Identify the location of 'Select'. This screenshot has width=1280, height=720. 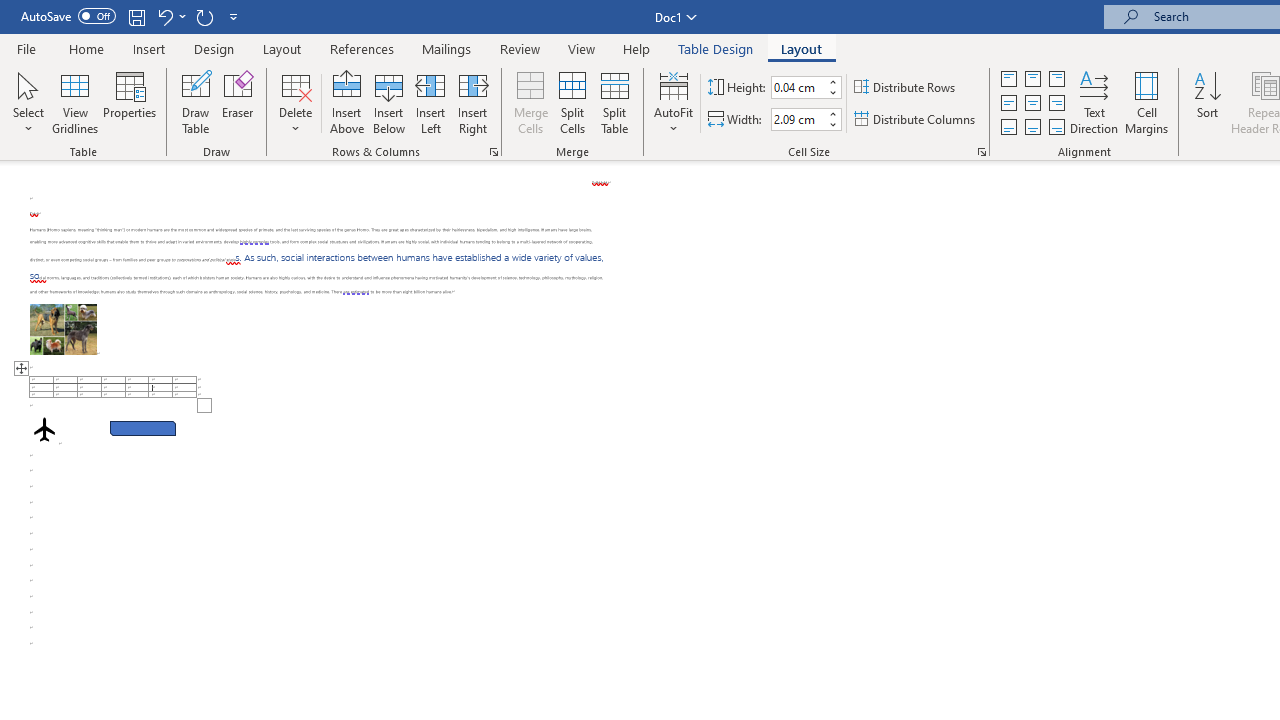
(28, 103).